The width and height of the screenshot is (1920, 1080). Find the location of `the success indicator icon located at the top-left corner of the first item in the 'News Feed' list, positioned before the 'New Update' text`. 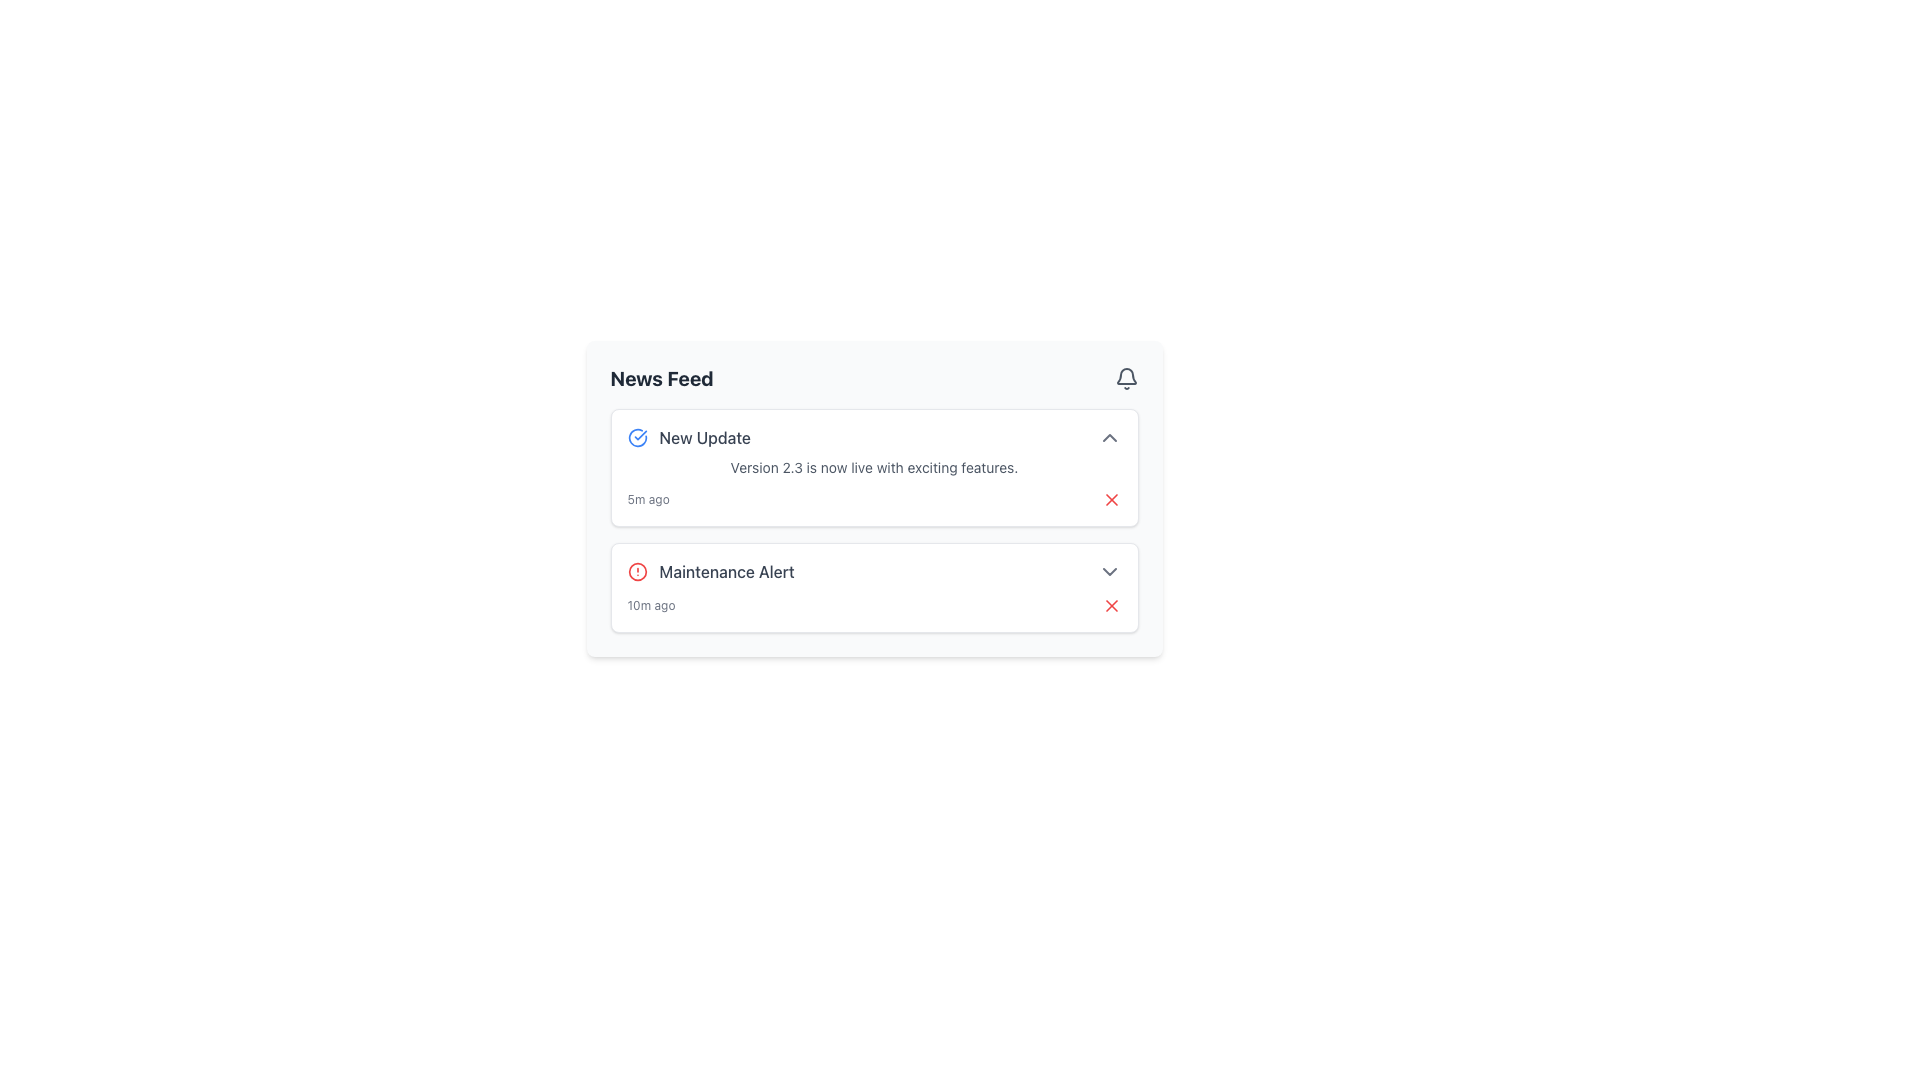

the success indicator icon located at the top-left corner of the first item in the 'News Feed' list, positioned before the 'New Update' text is located at coordinates (636, 437).